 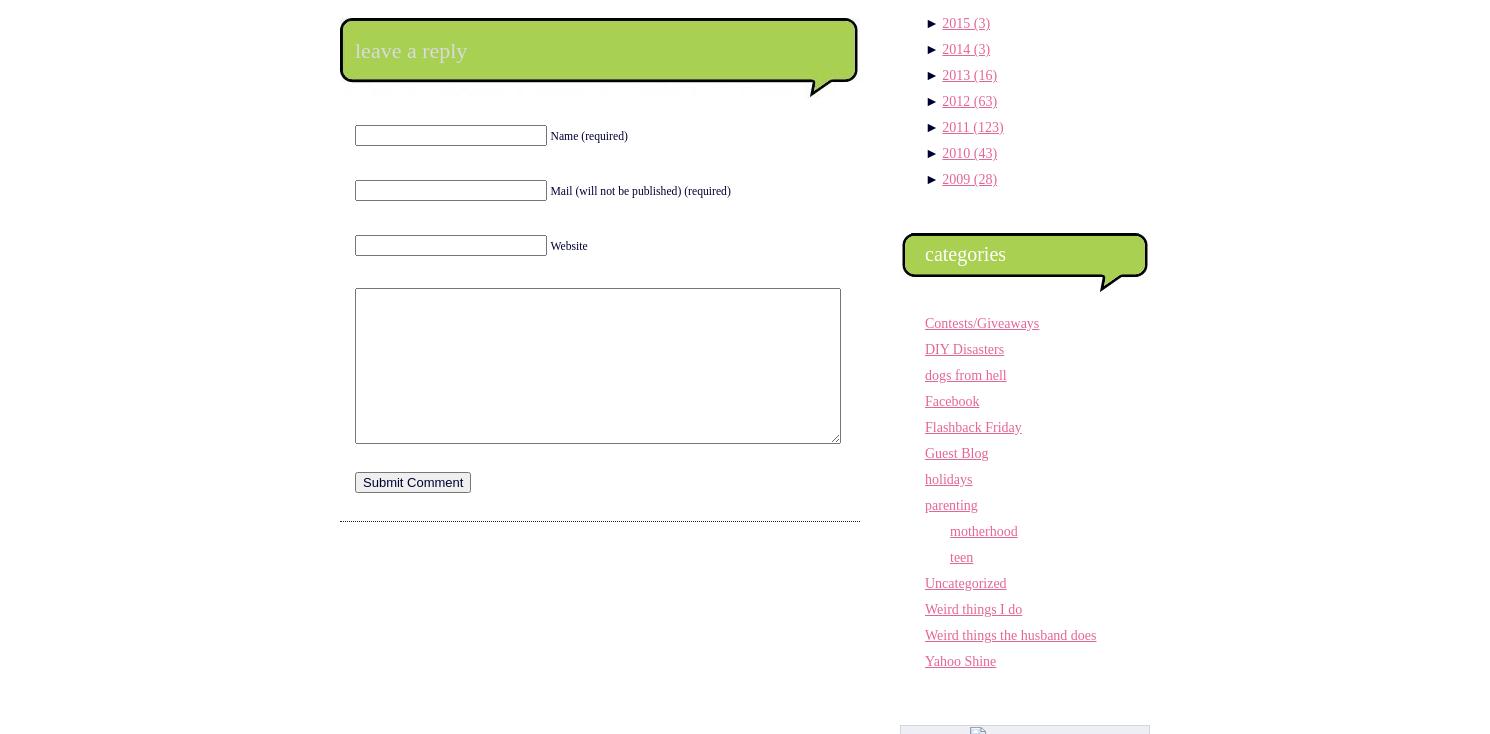 I want to click on 'teen', so click(x=961, y=557).